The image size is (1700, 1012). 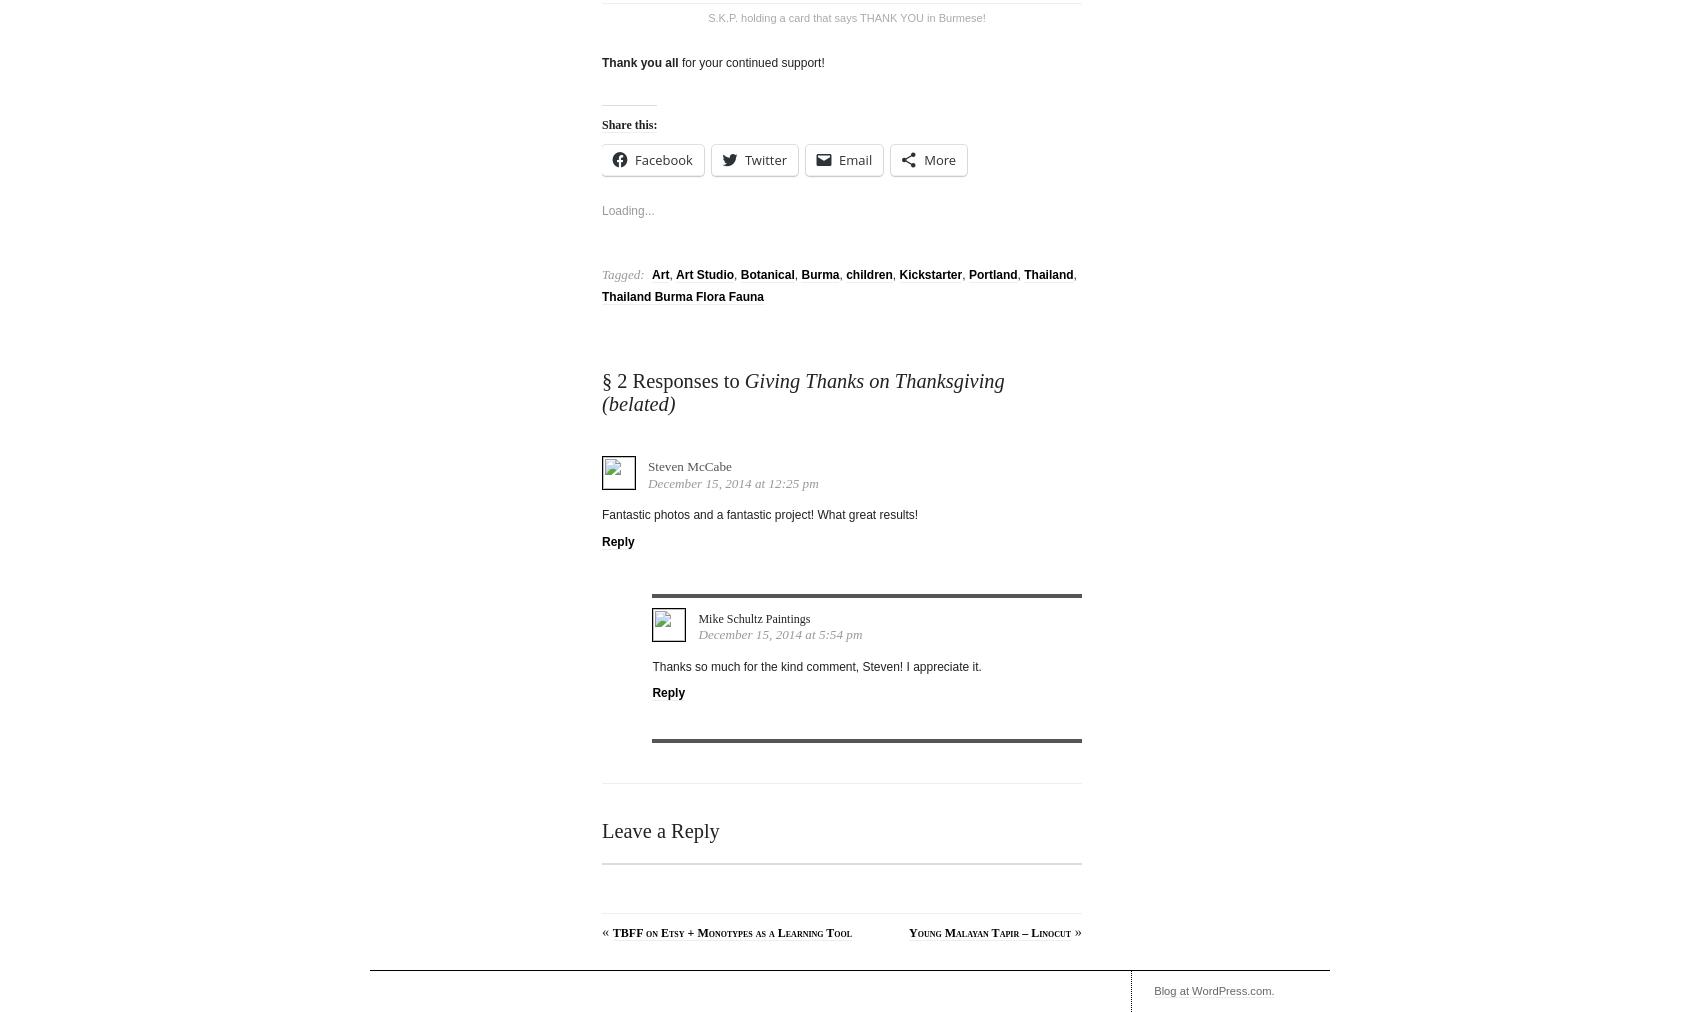 What do you see at coordinates (660, 267) in the screenshot?
I see `'Art'` at bounding box center [660, 267].